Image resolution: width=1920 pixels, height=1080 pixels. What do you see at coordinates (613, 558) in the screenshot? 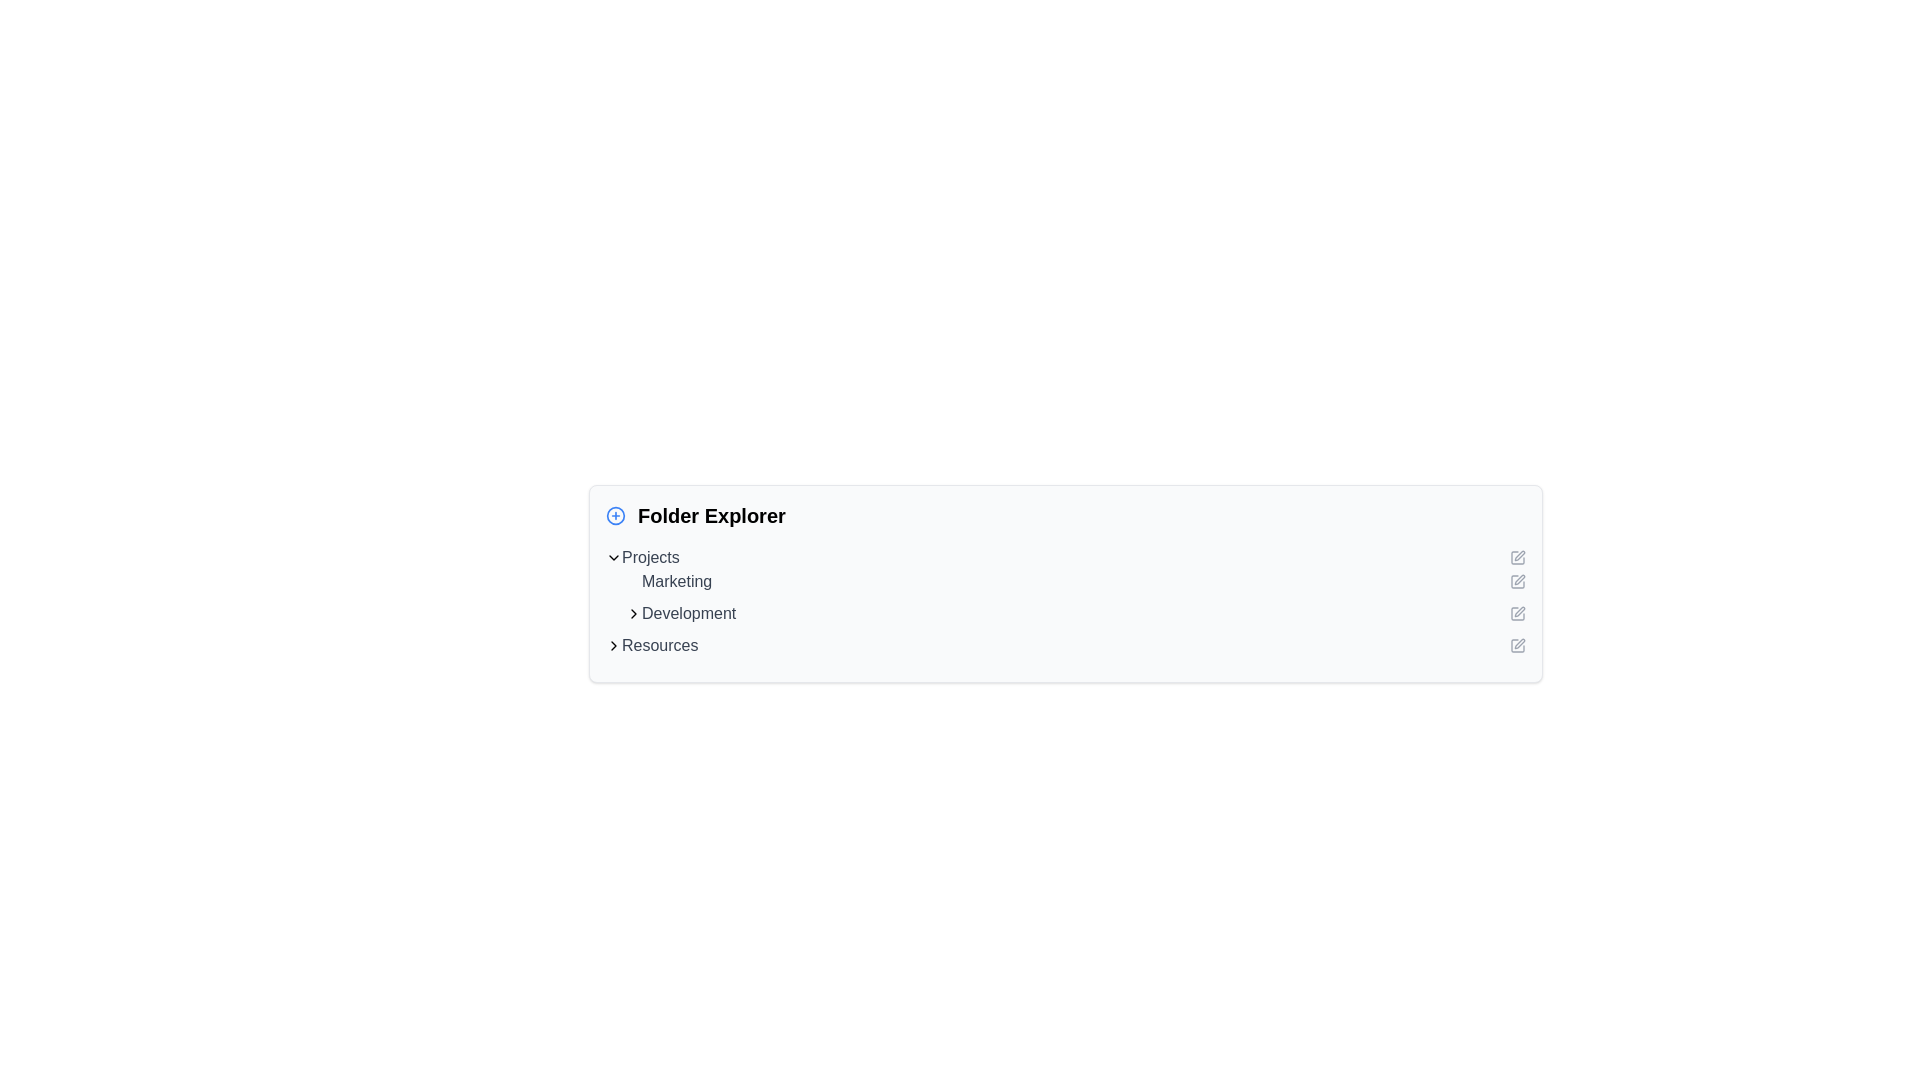
I see `the downward-pointing chevron icon, which is located to the far left side of the content labeled 'Projects'` at bounding box center [613, 558].